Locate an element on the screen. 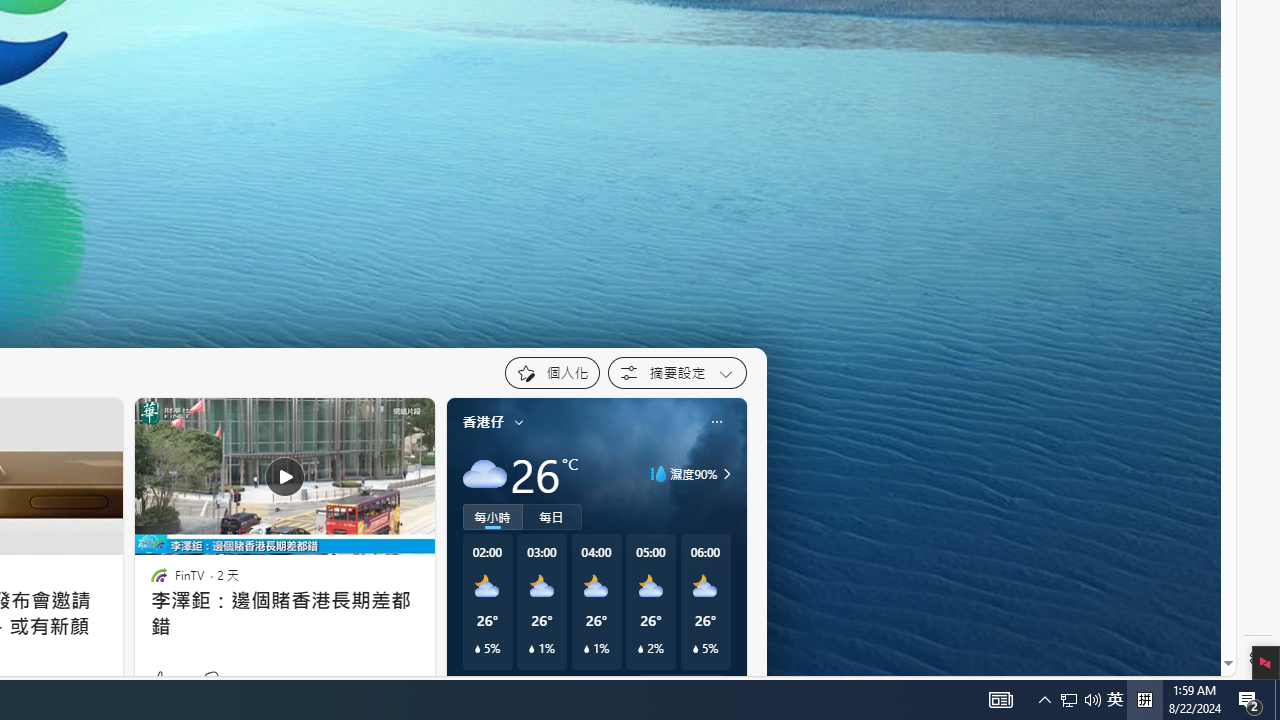 The width and height of the screenshot is (1280, 720). 'Class: weather-current-precipitation-glyph' is located at coordinates (695, 649).